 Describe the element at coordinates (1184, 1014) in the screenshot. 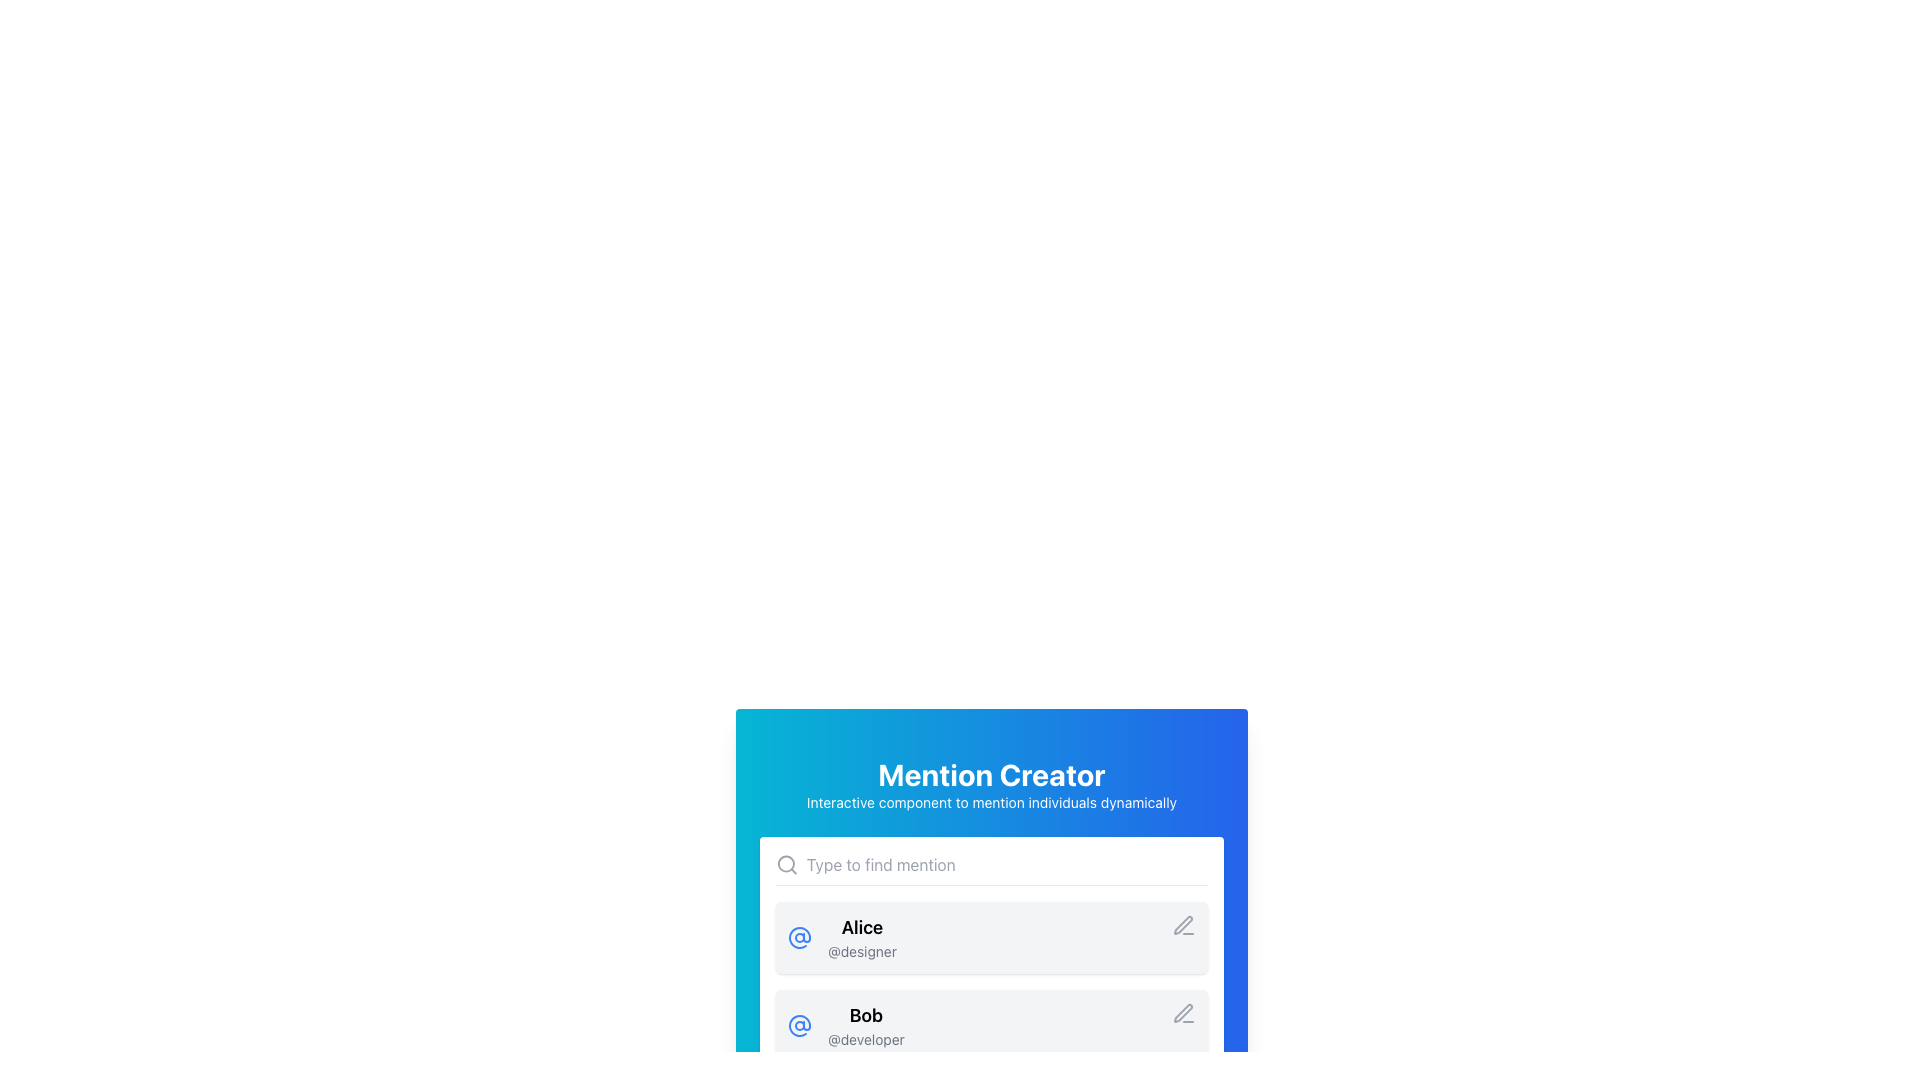

I see `the edit icon located at the rightmost side of the row labeled 'Bob@developer'` at that location.